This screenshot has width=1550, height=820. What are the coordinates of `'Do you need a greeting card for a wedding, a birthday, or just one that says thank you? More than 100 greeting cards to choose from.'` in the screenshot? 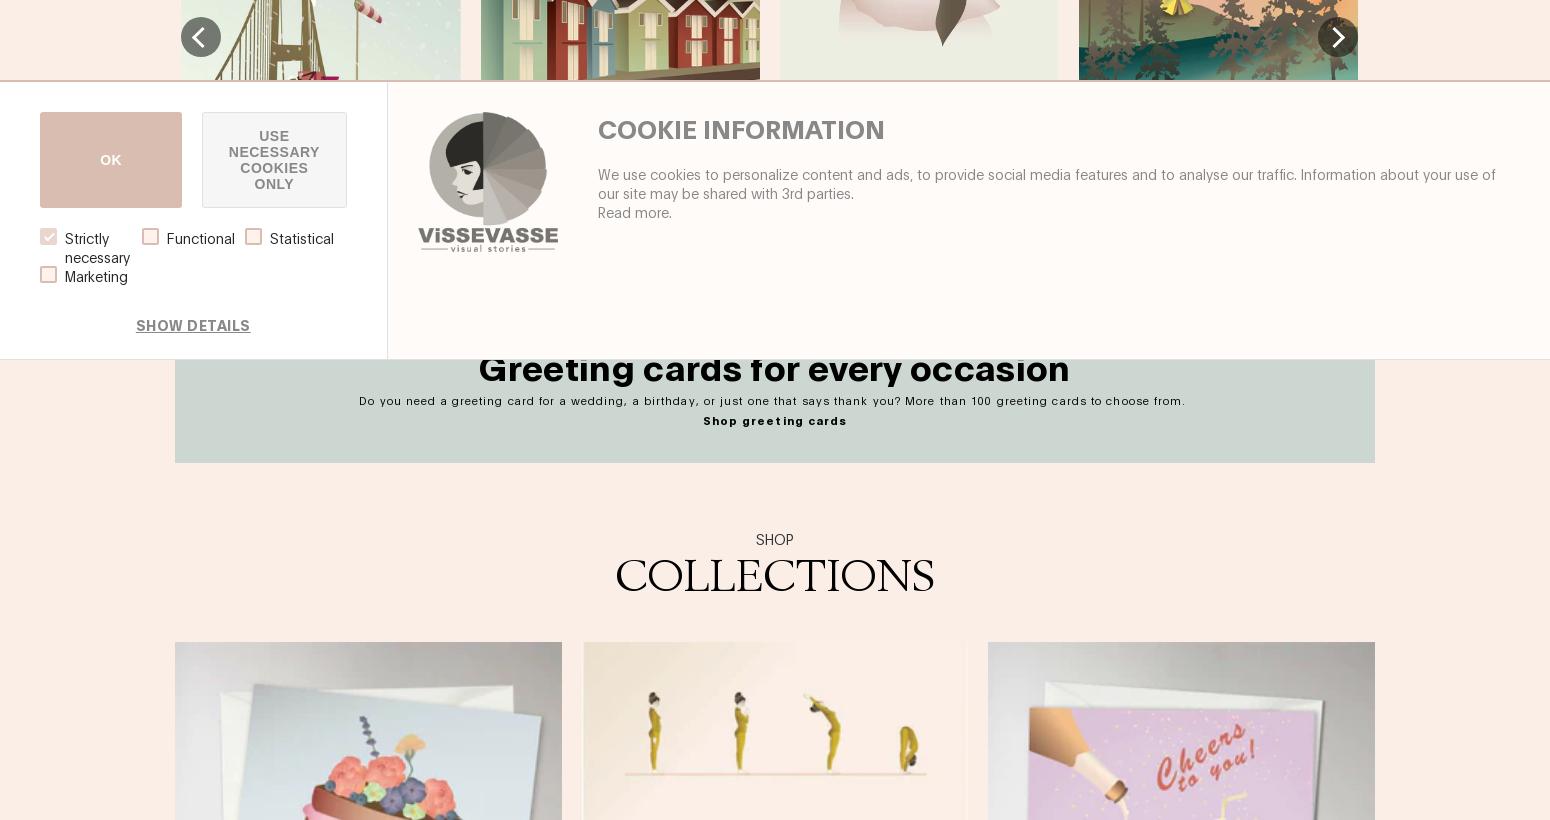 It's located at (774, 399).